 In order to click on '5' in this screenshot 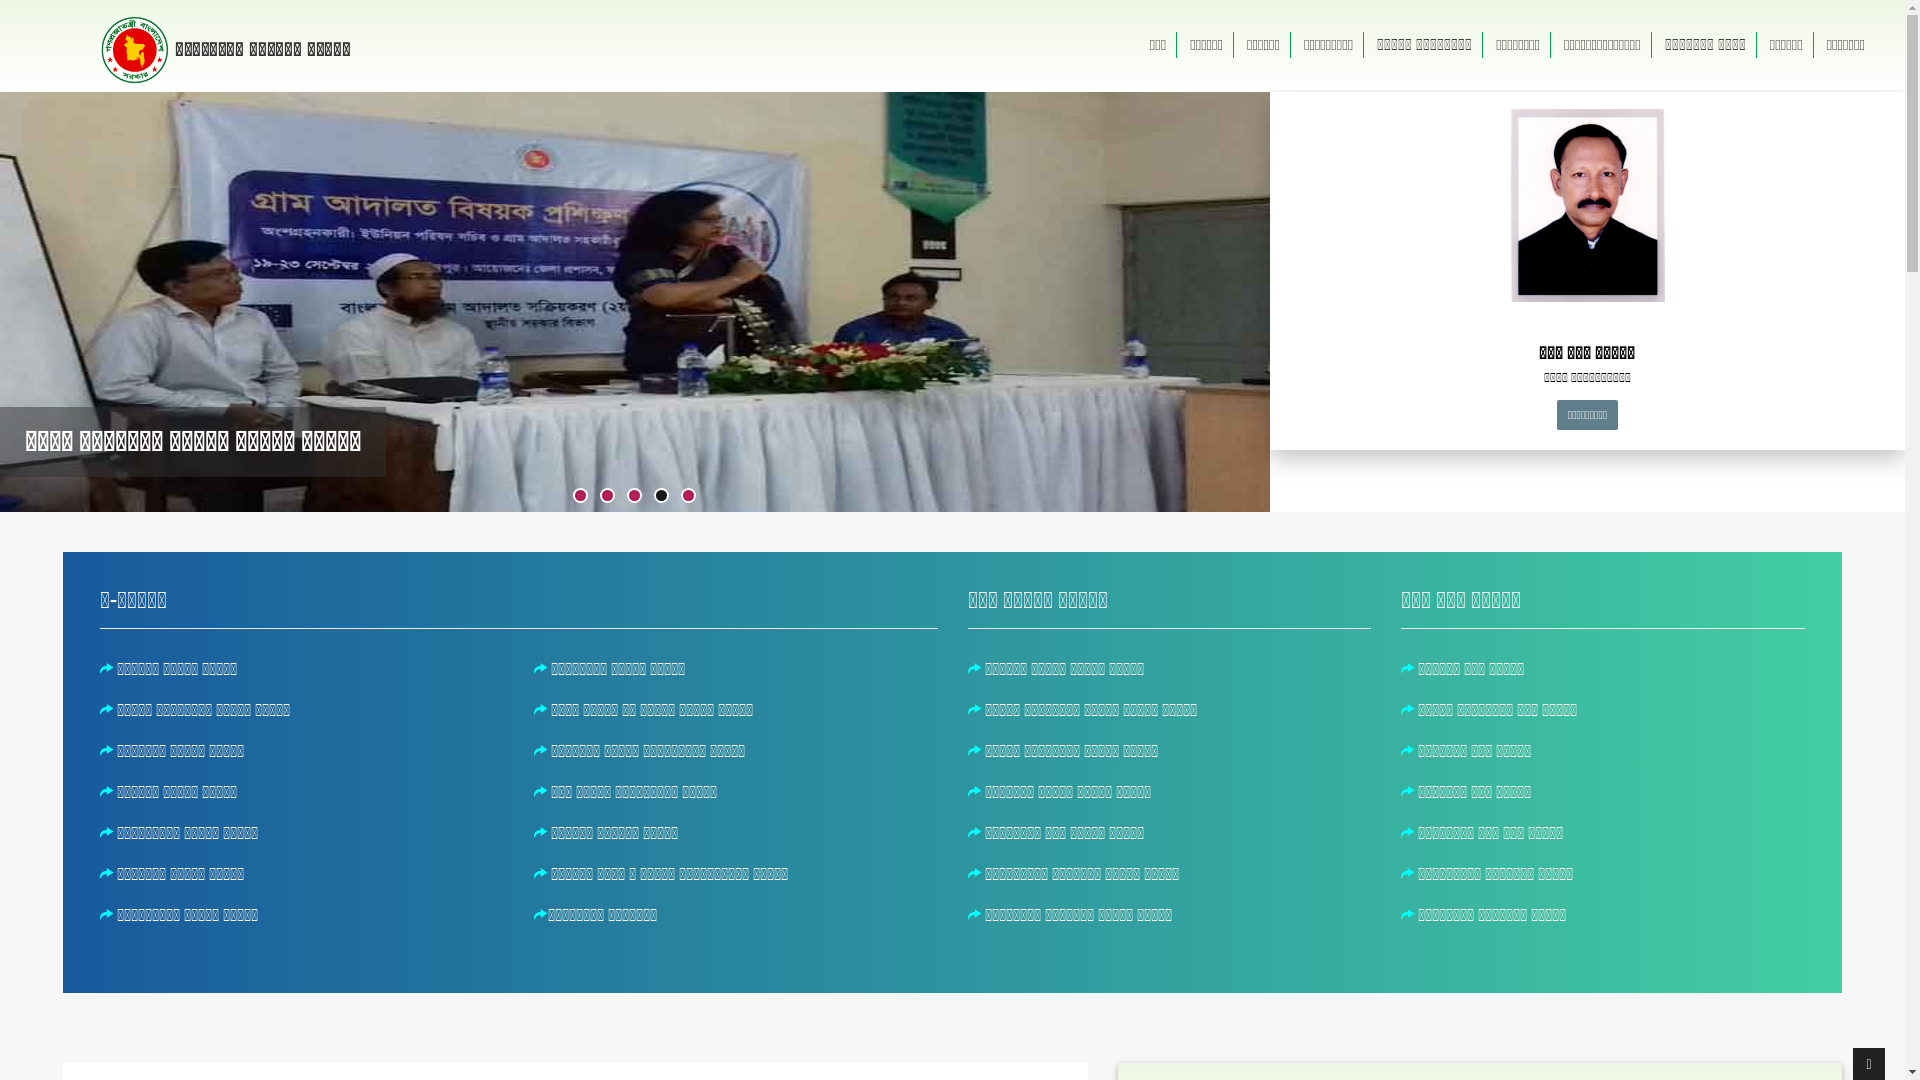, I will do `click(688, 495)`.